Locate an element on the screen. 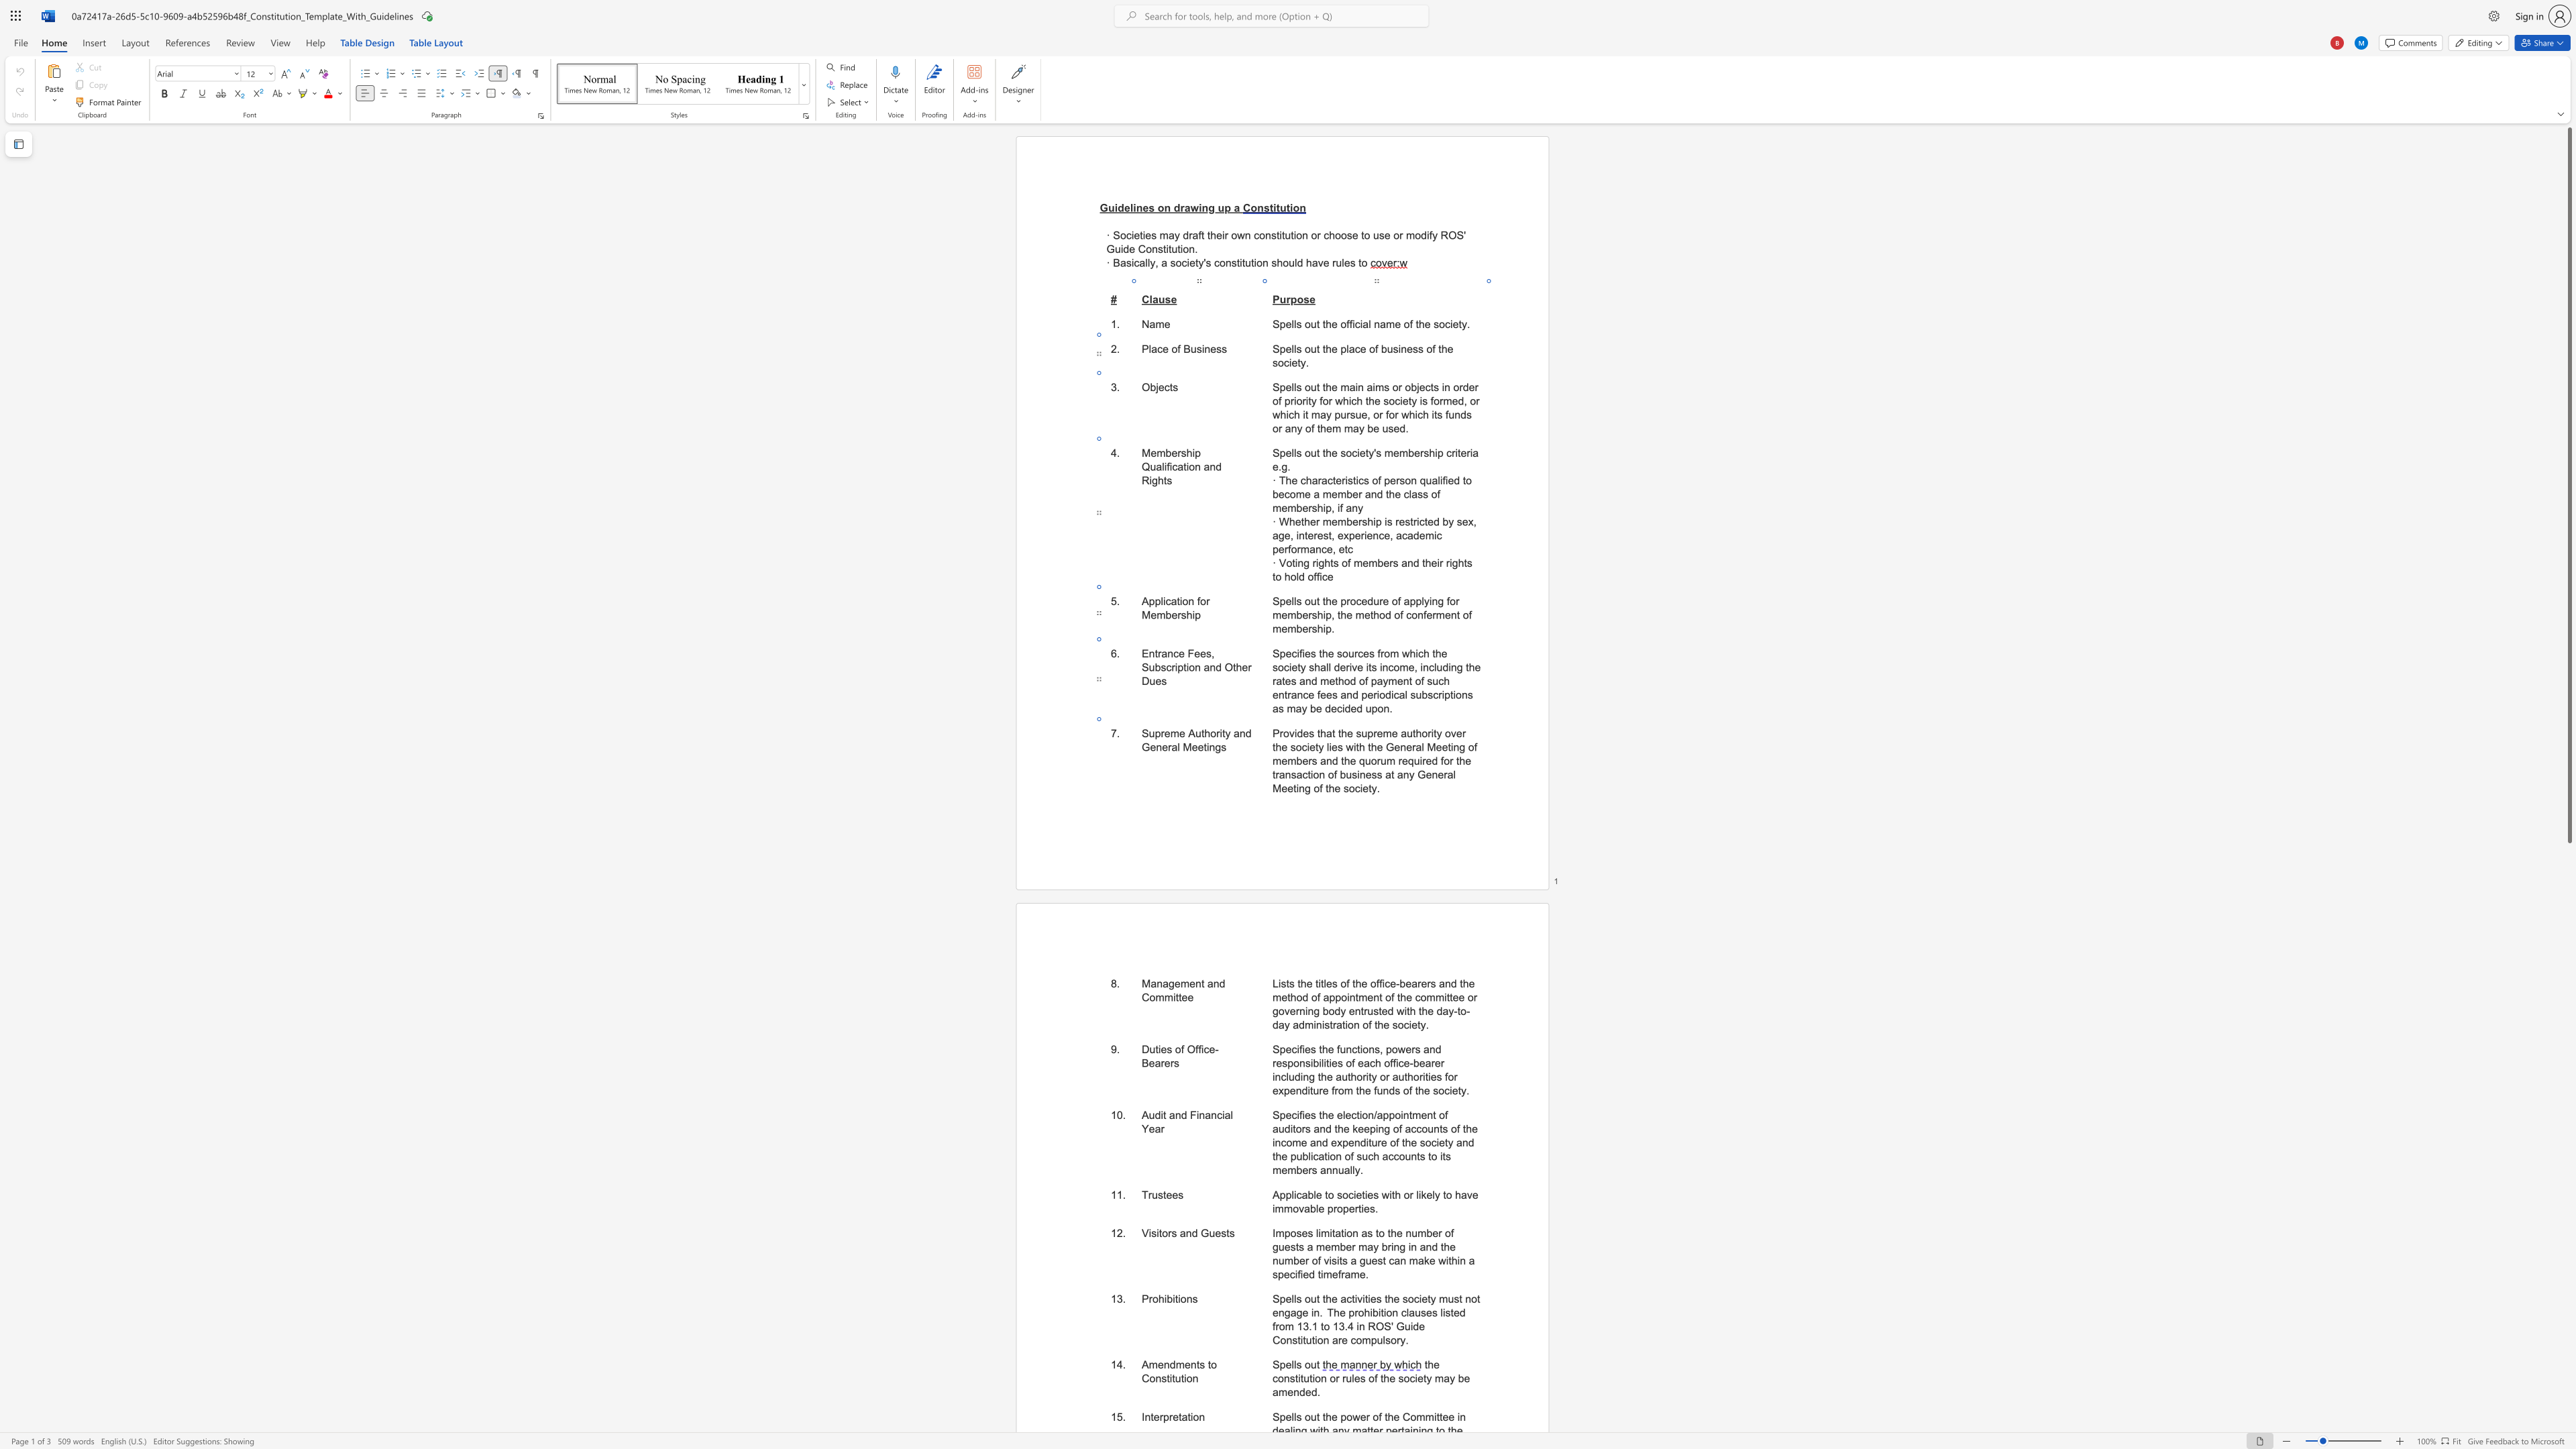 Image resolution: width=2576 pixels, height=1449 pixels. the 11th character "n" in the text is located at coordinates (1338, 1157).